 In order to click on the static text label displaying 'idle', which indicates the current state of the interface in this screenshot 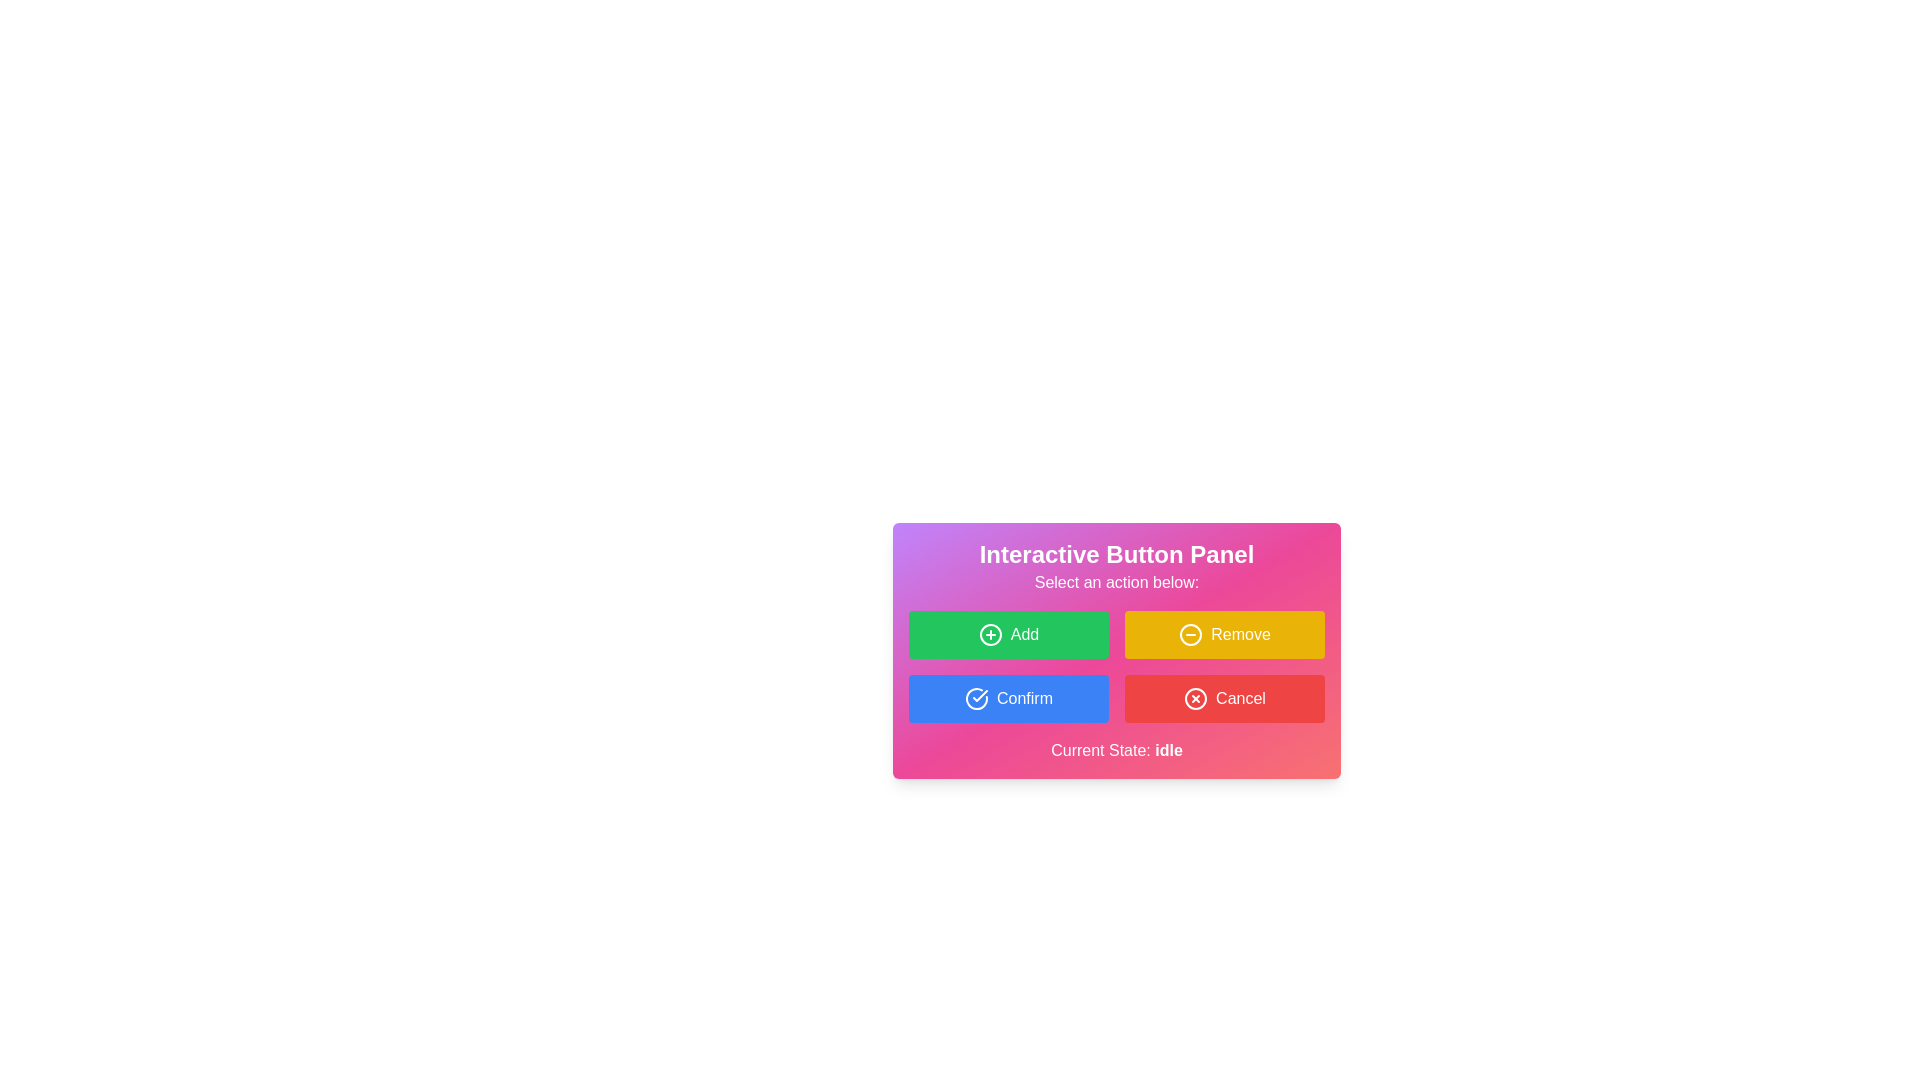, I will do `click(1169, 750)`.